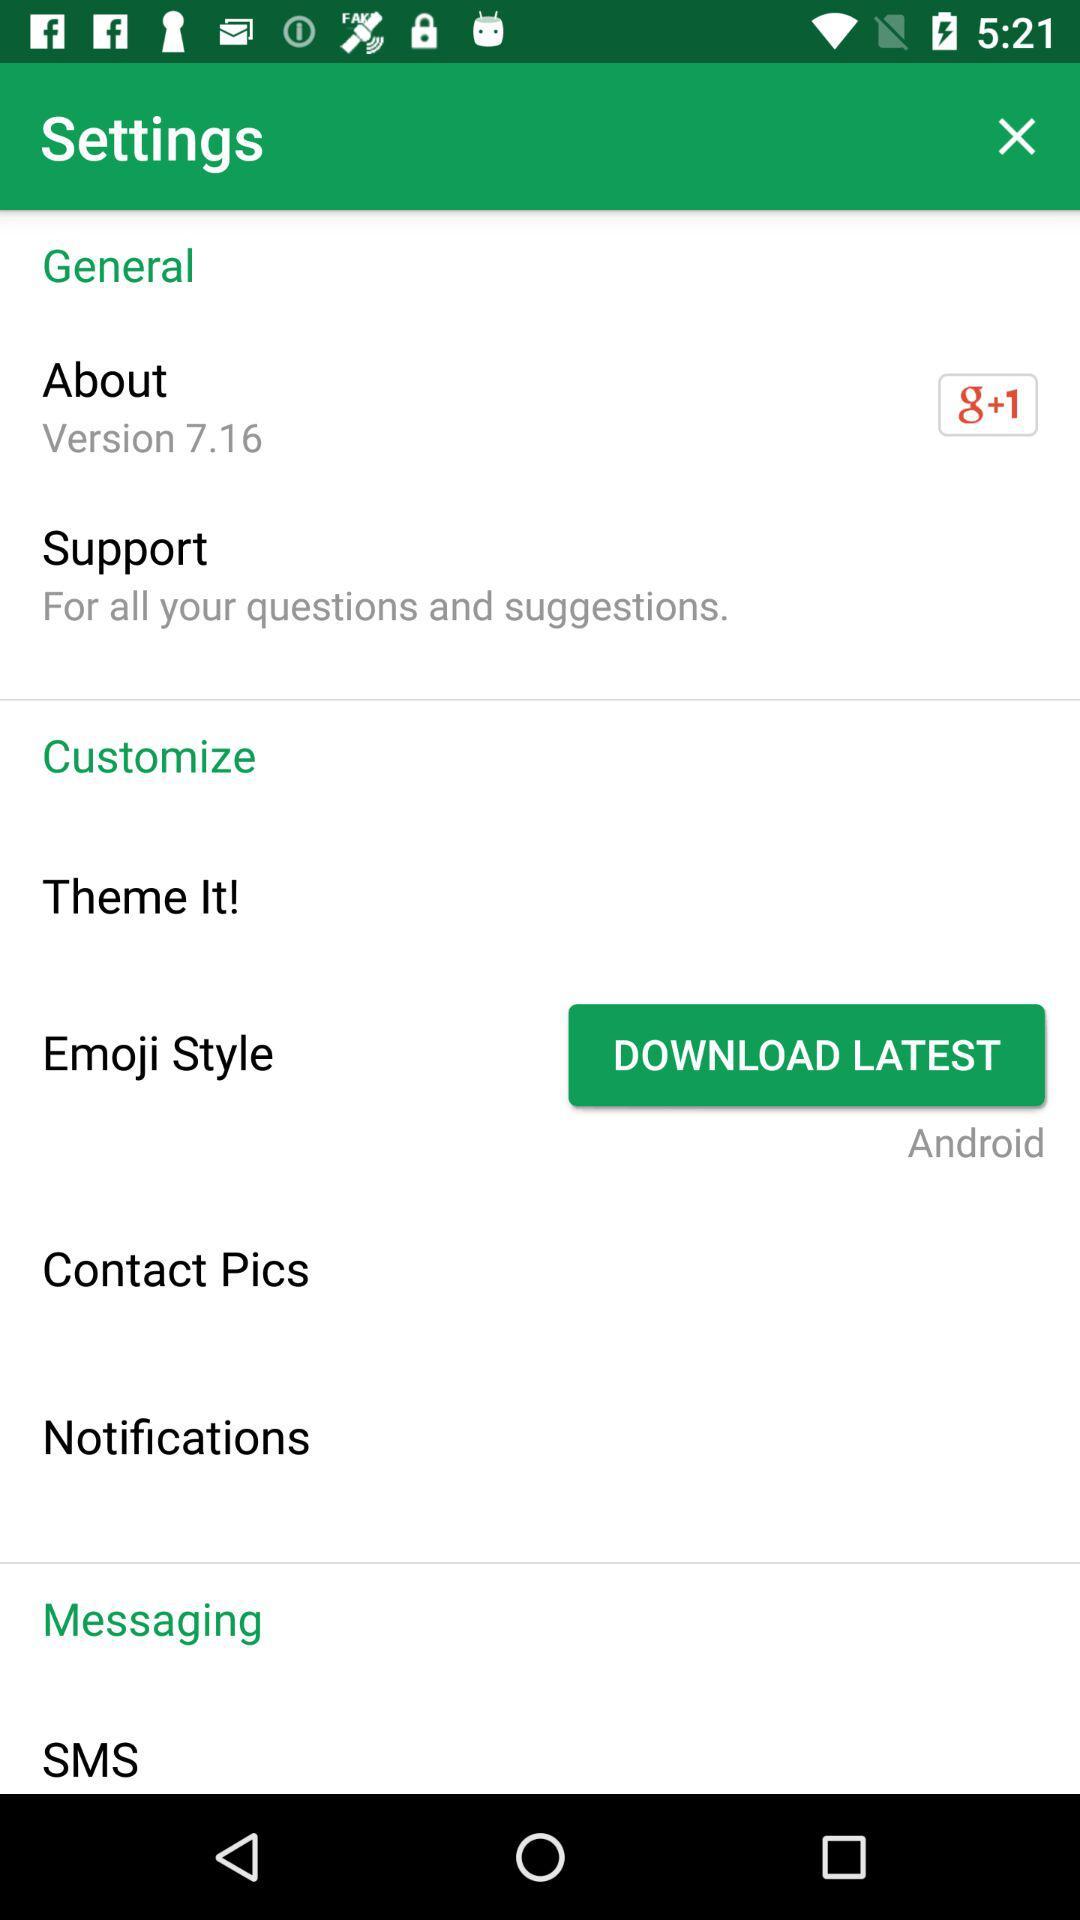  What do you see at coordinates (808, 1054) in the screenshot?
I see `the download latest item` at bounding box center [808, 1054].